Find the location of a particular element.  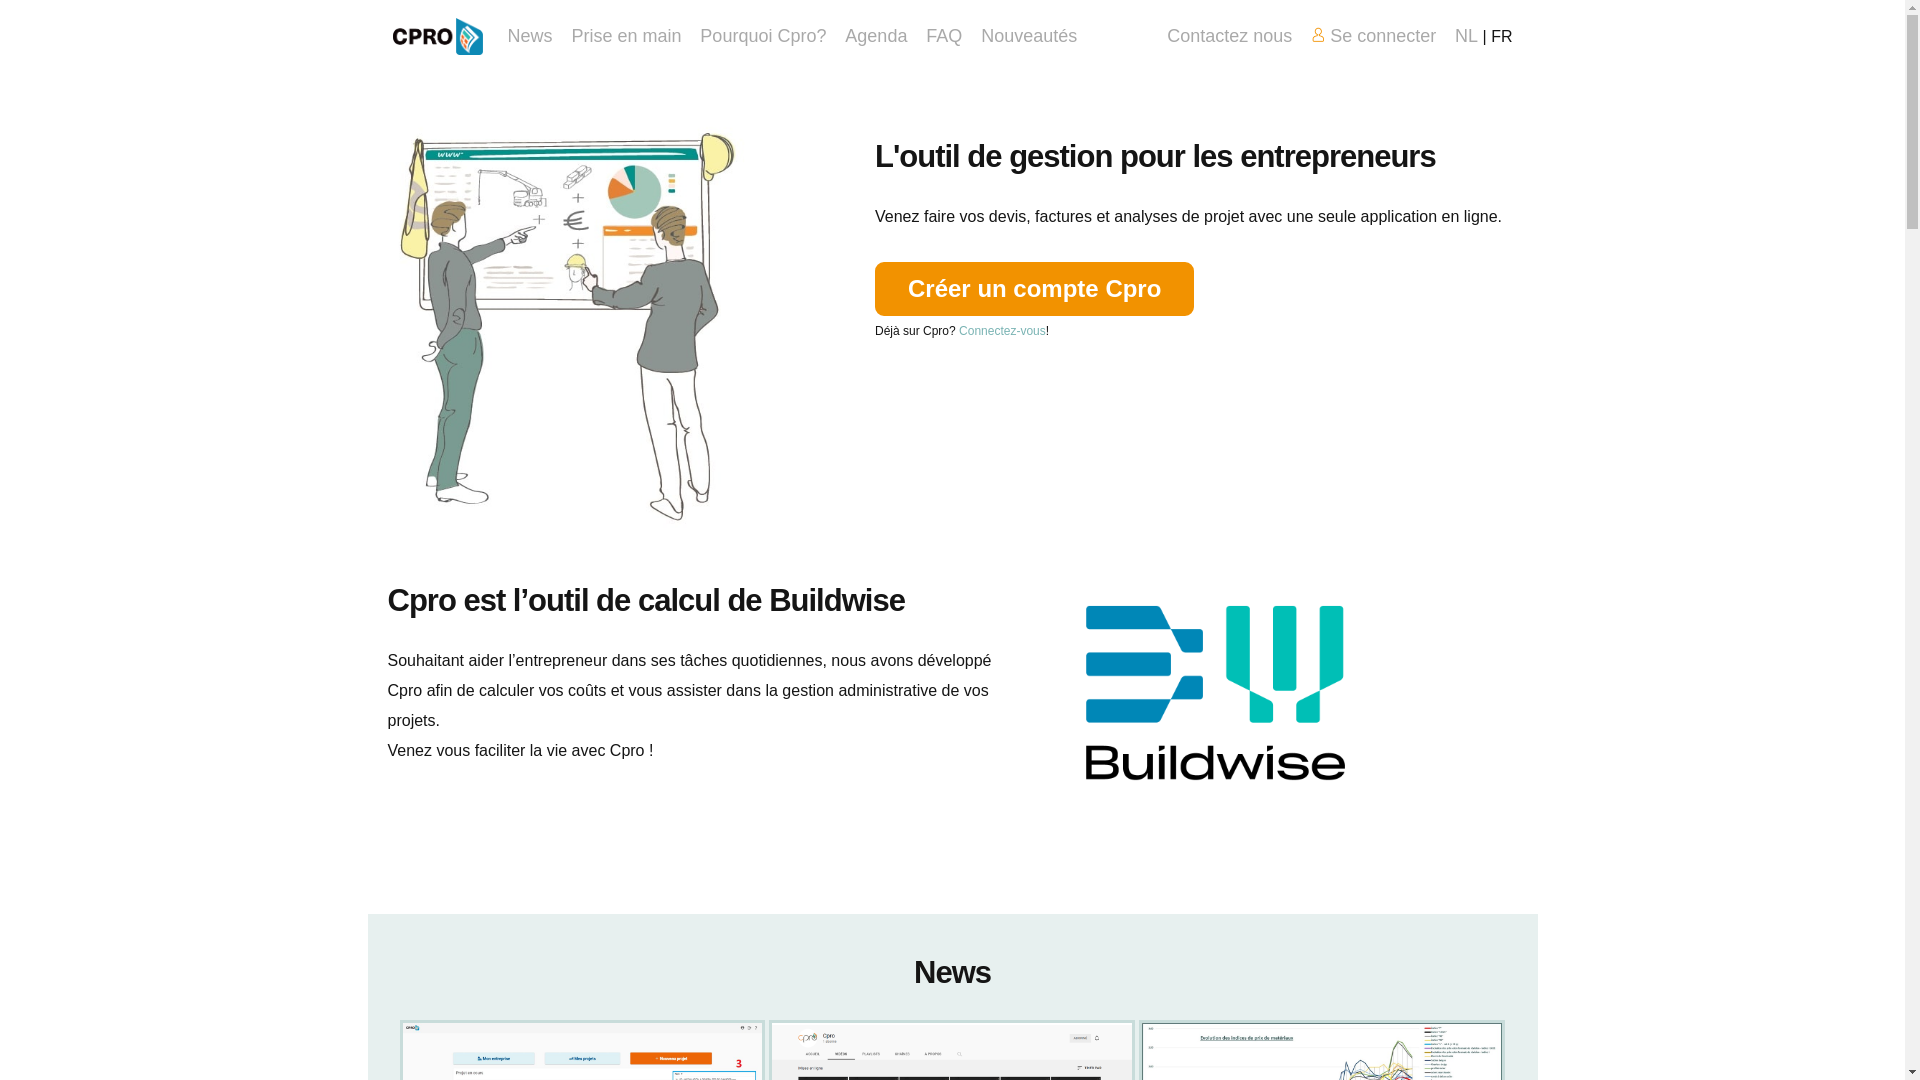

'Se connecter' is located at coordinates (1372, 35).